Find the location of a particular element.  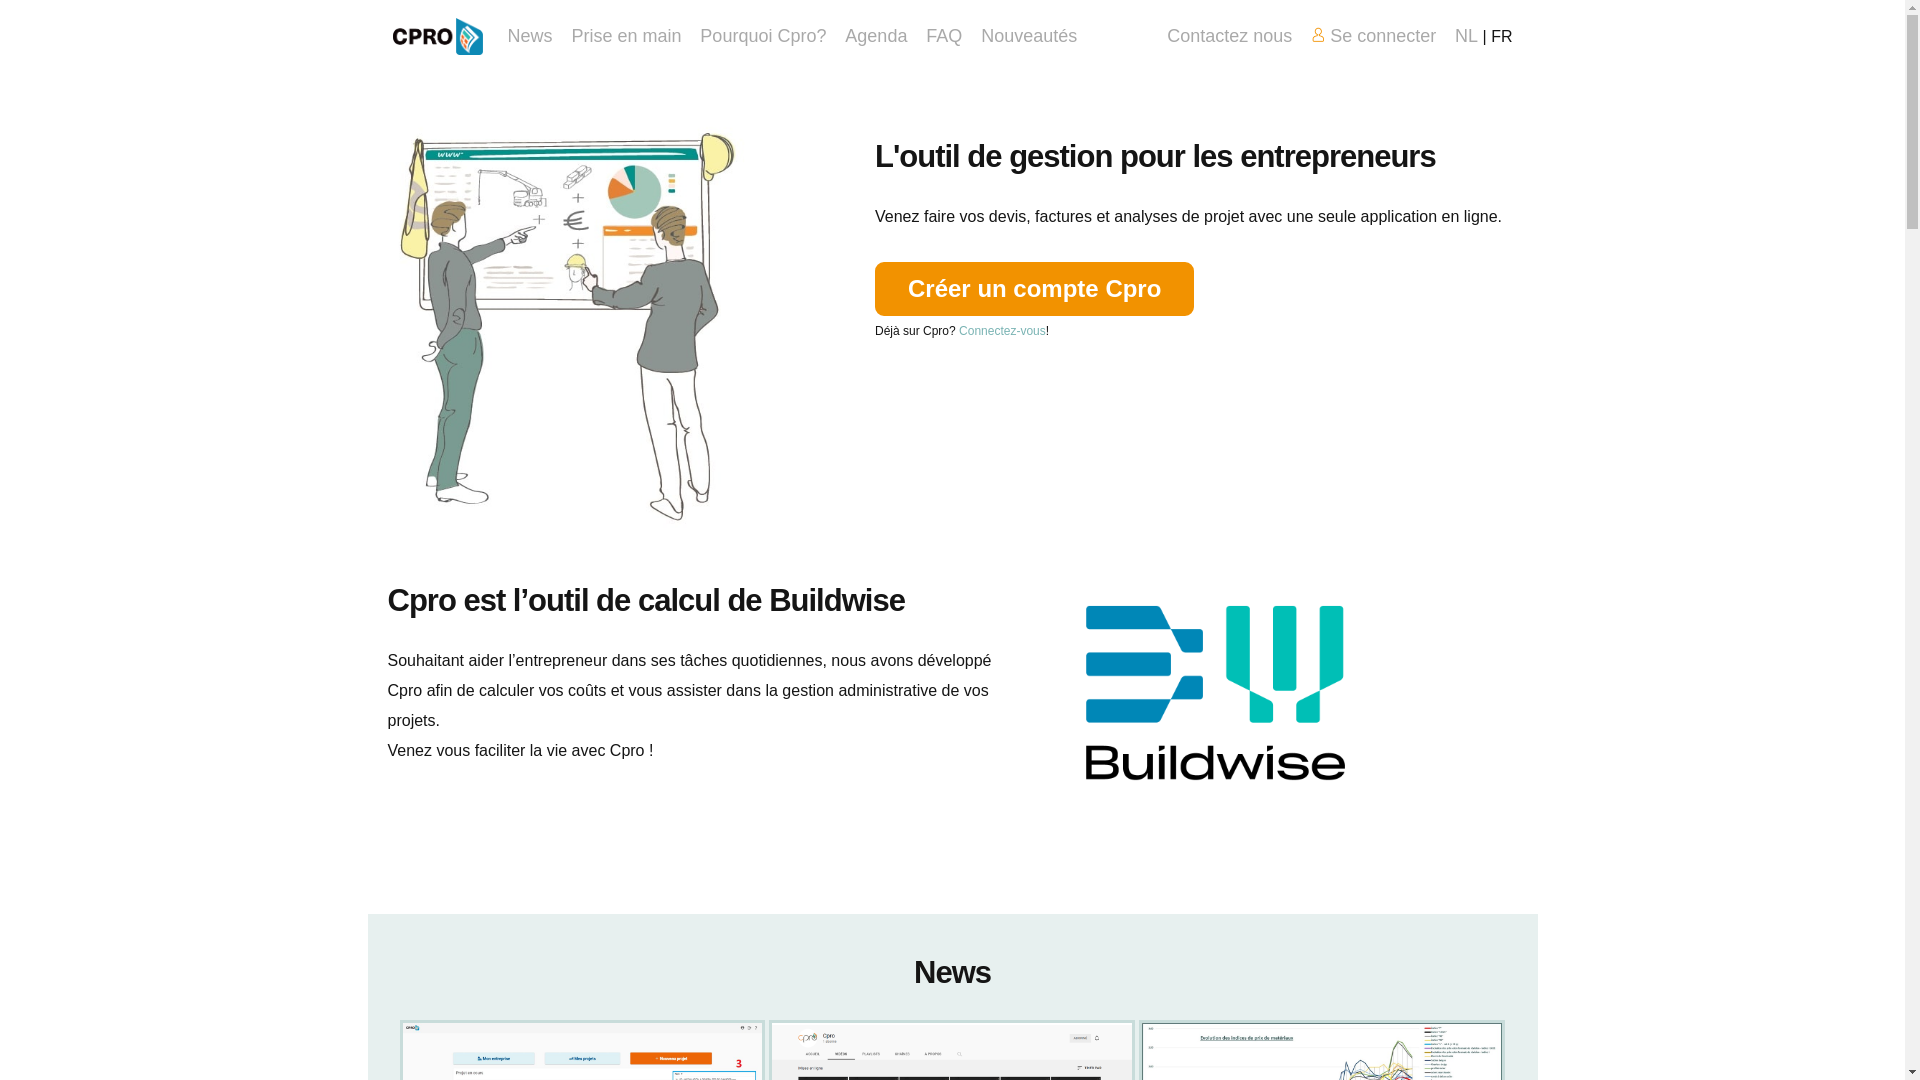

'Se connecter' is located at coordinates (1372, 35).